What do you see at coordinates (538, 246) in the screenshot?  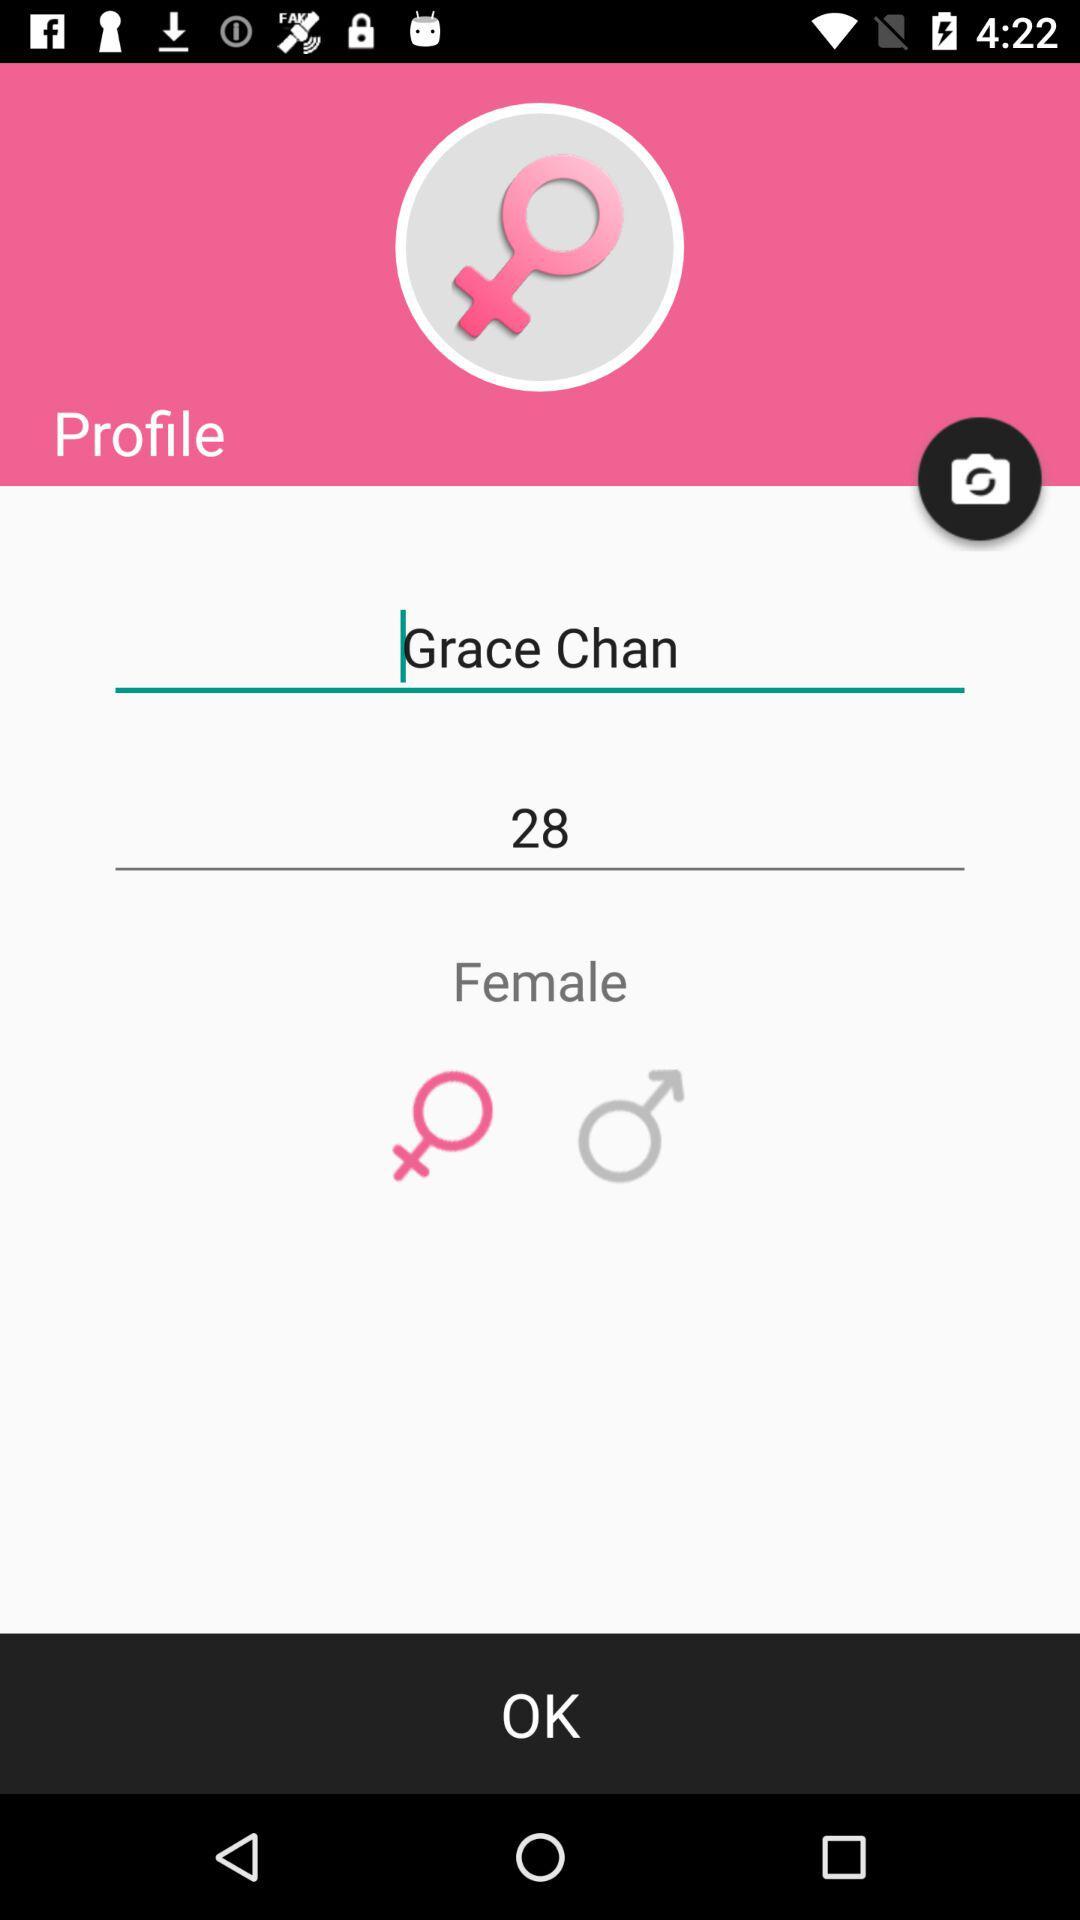 I see `profile photo` at bounding box center [538, 246].